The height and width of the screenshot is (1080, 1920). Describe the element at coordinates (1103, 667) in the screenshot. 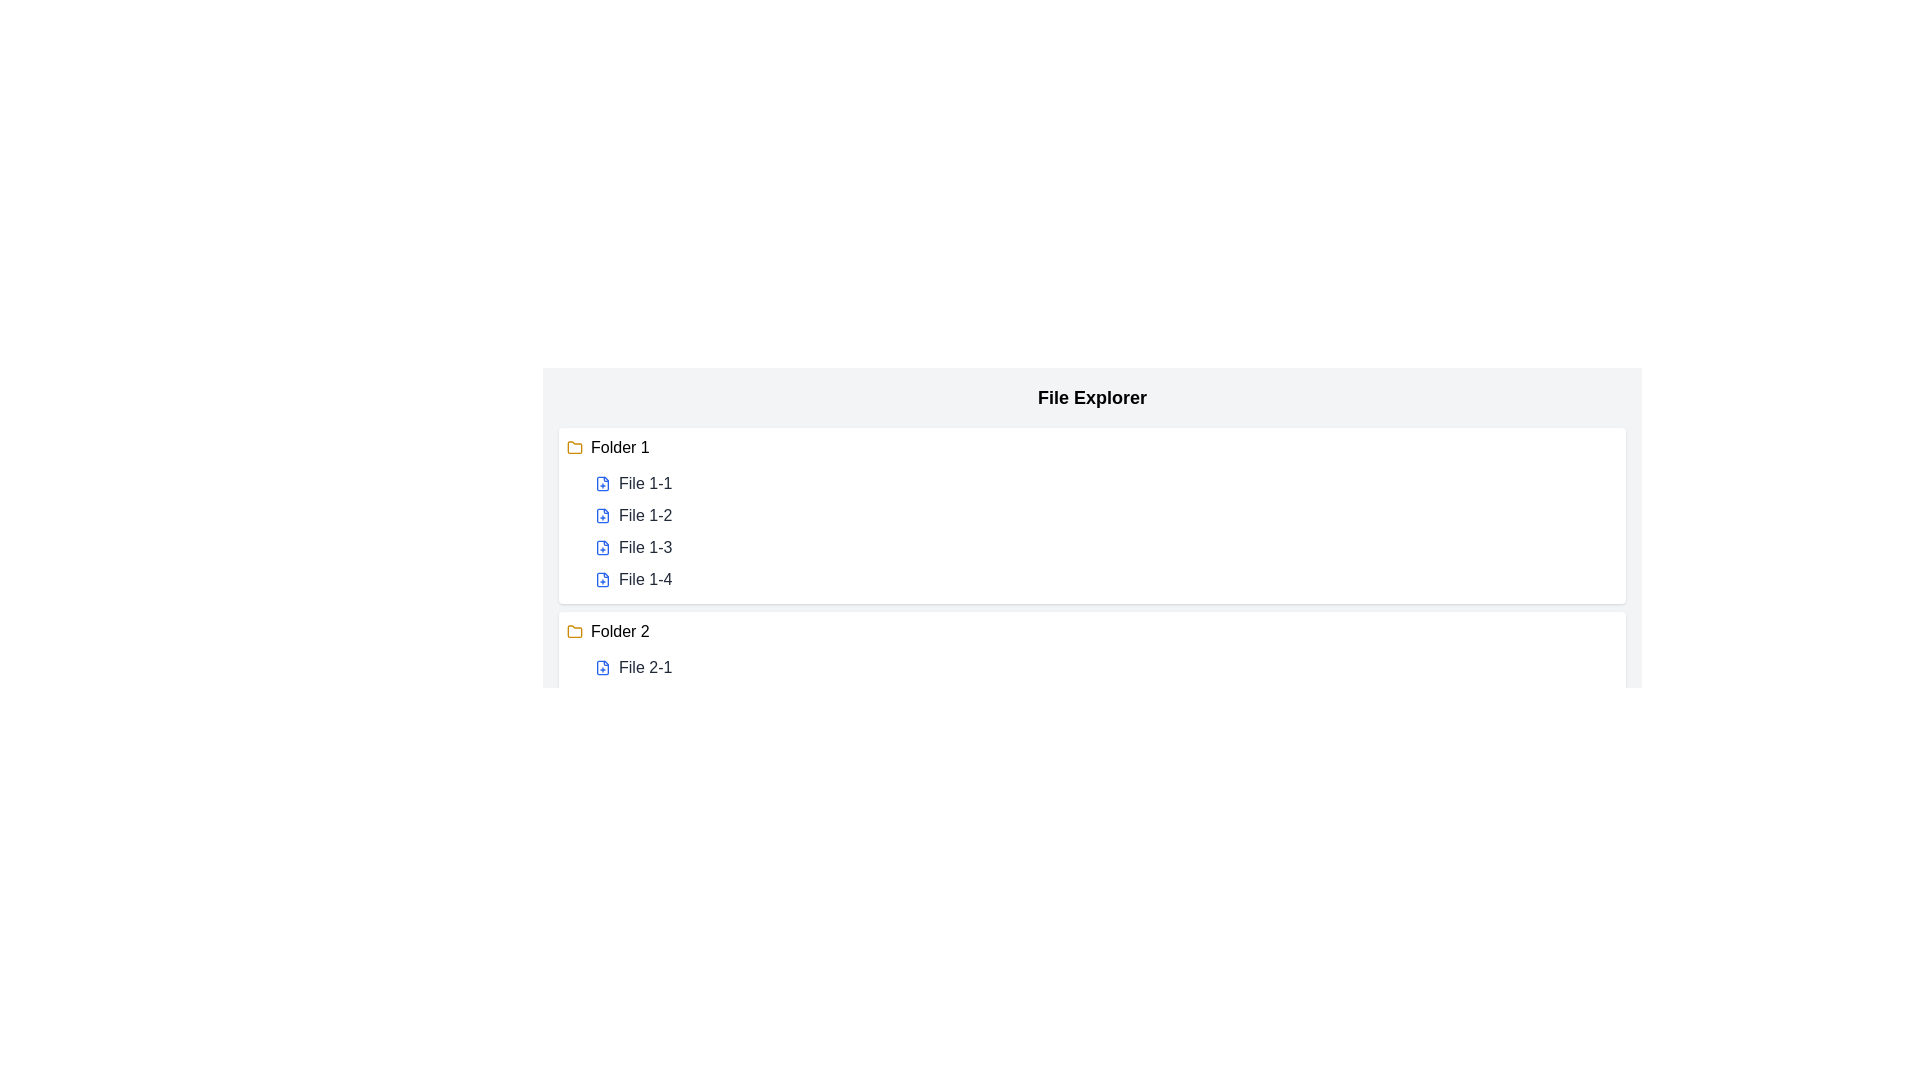

I see `to select the file labeled 'File 2-1', which is the first item under the 'Folder 2' section in the file explorer interface` at that location.